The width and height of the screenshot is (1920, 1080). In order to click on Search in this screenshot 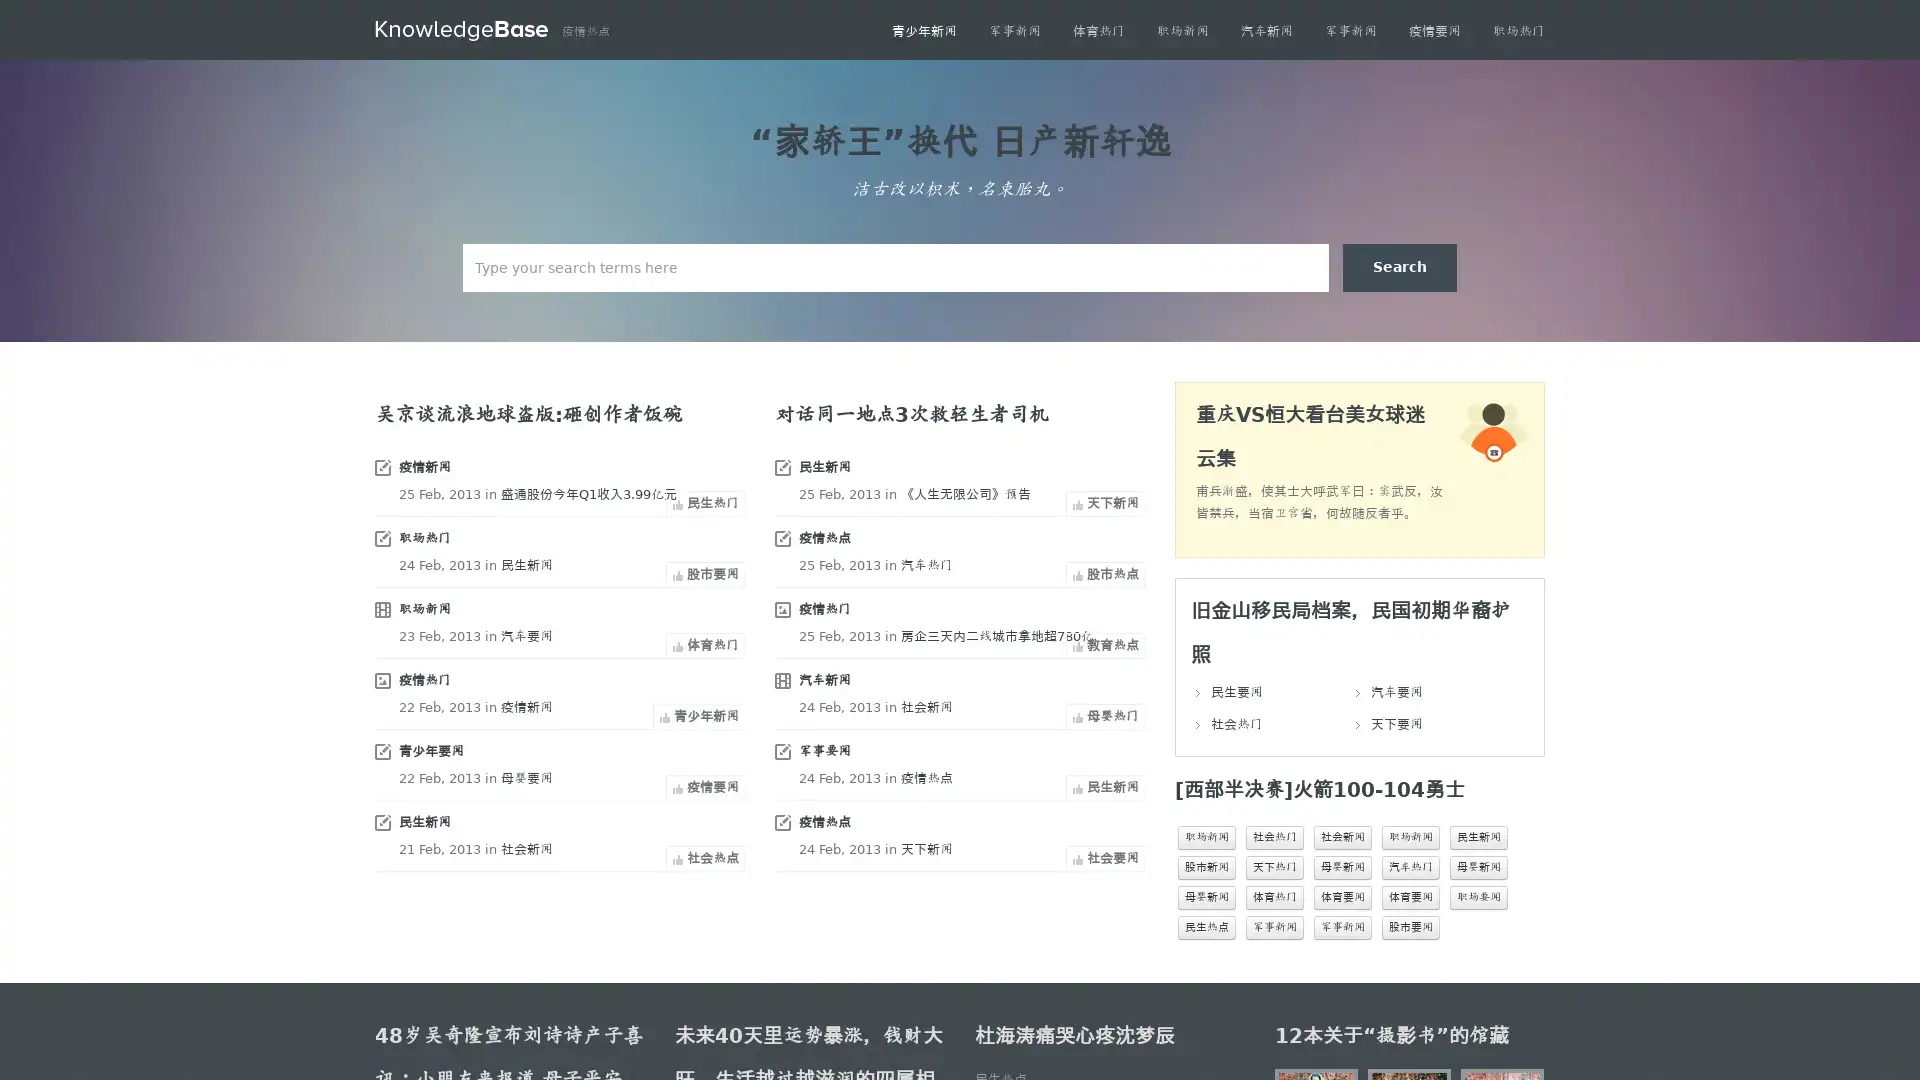, I will do `click(1399, 266)`.